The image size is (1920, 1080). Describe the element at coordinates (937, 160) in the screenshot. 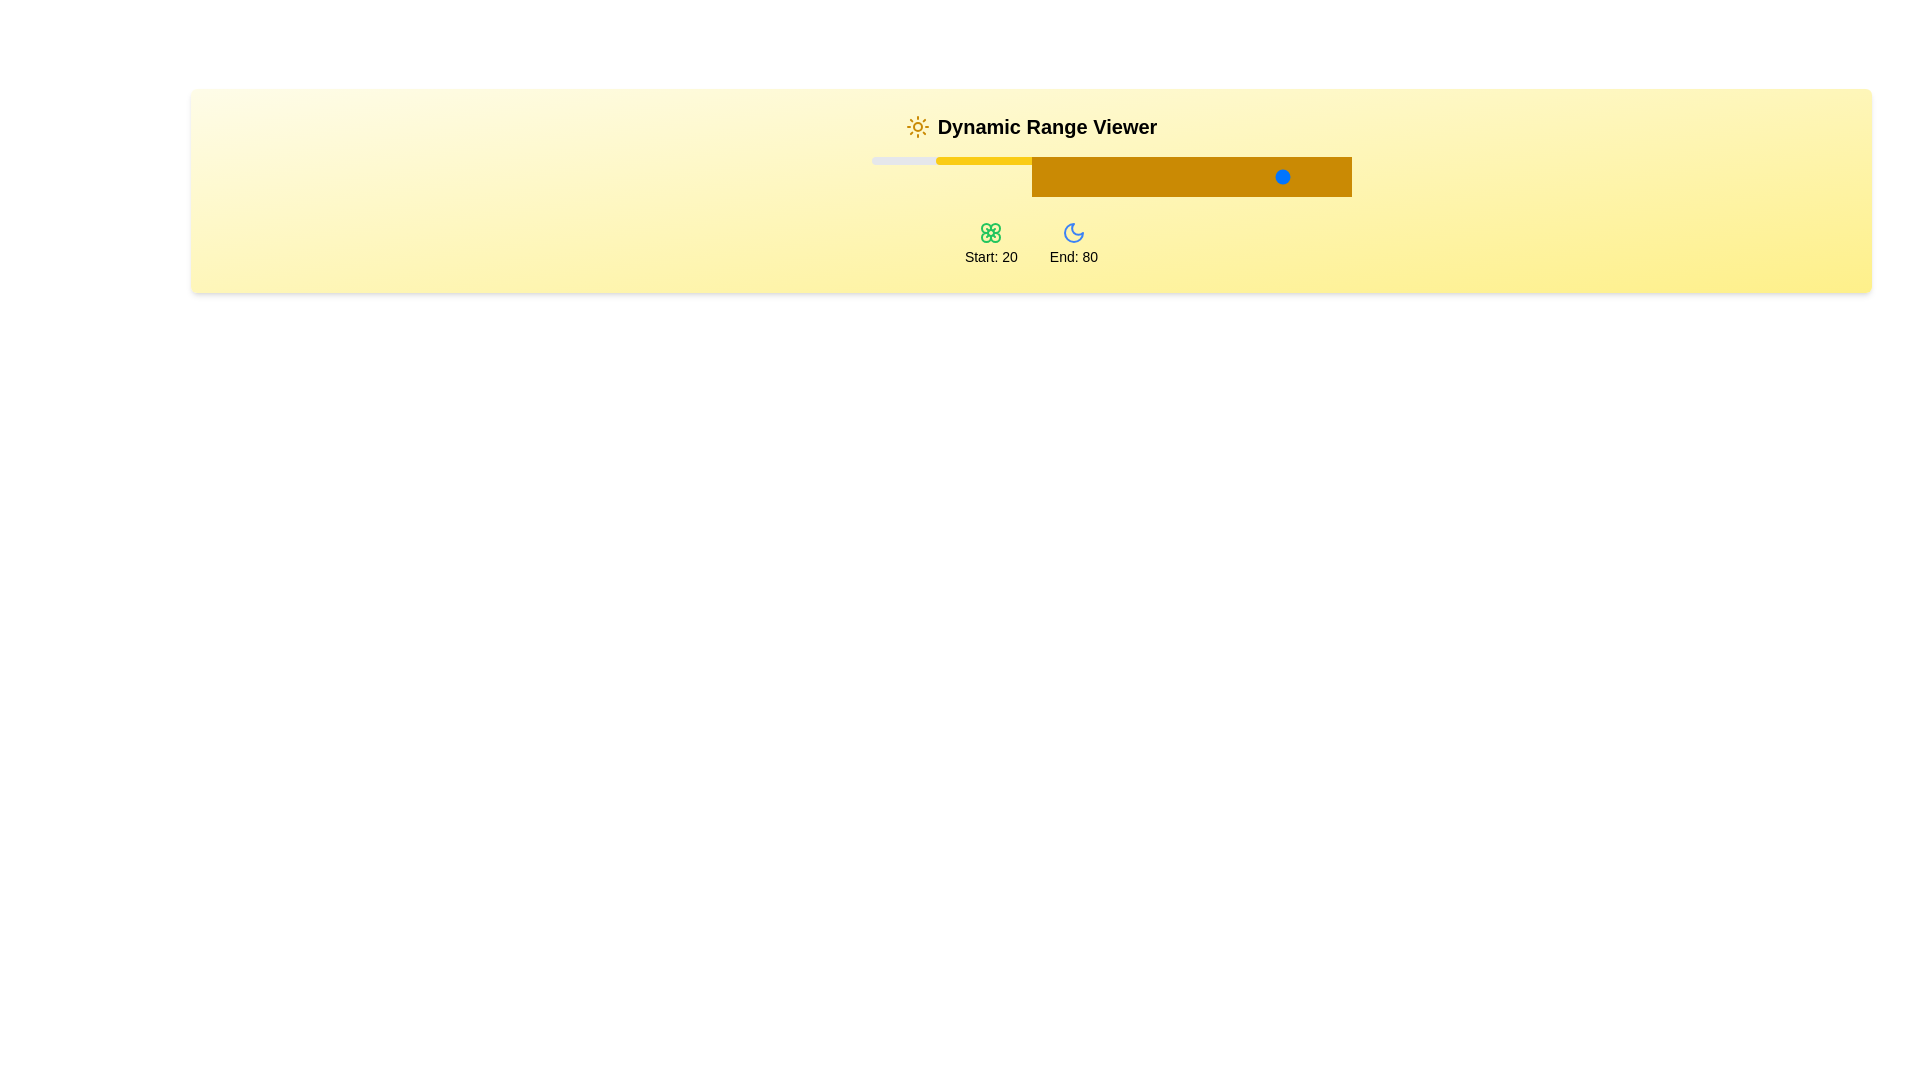

I see `the slider` at that location.